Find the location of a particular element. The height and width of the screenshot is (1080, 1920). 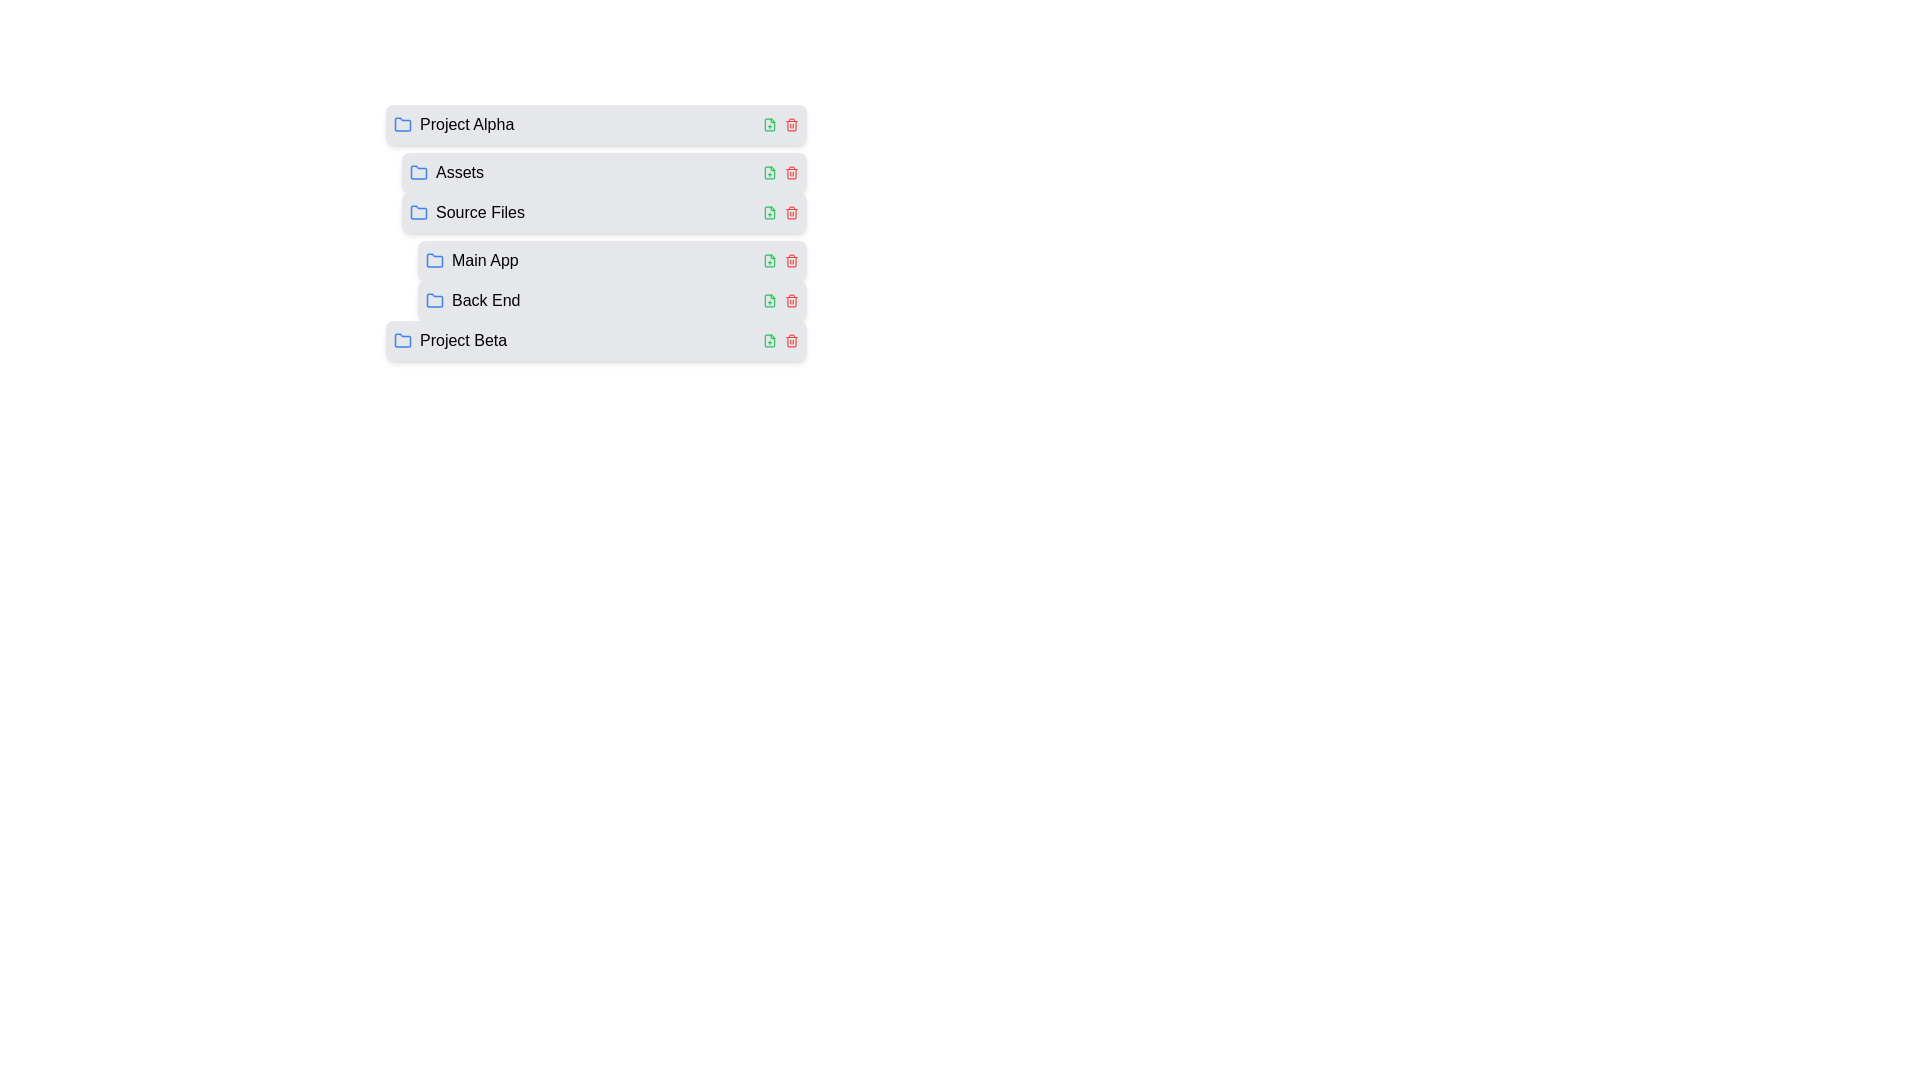

the green outlined file icon located to the right of the 'Back End' folder to interact with it is located at coordinates (768, 300).